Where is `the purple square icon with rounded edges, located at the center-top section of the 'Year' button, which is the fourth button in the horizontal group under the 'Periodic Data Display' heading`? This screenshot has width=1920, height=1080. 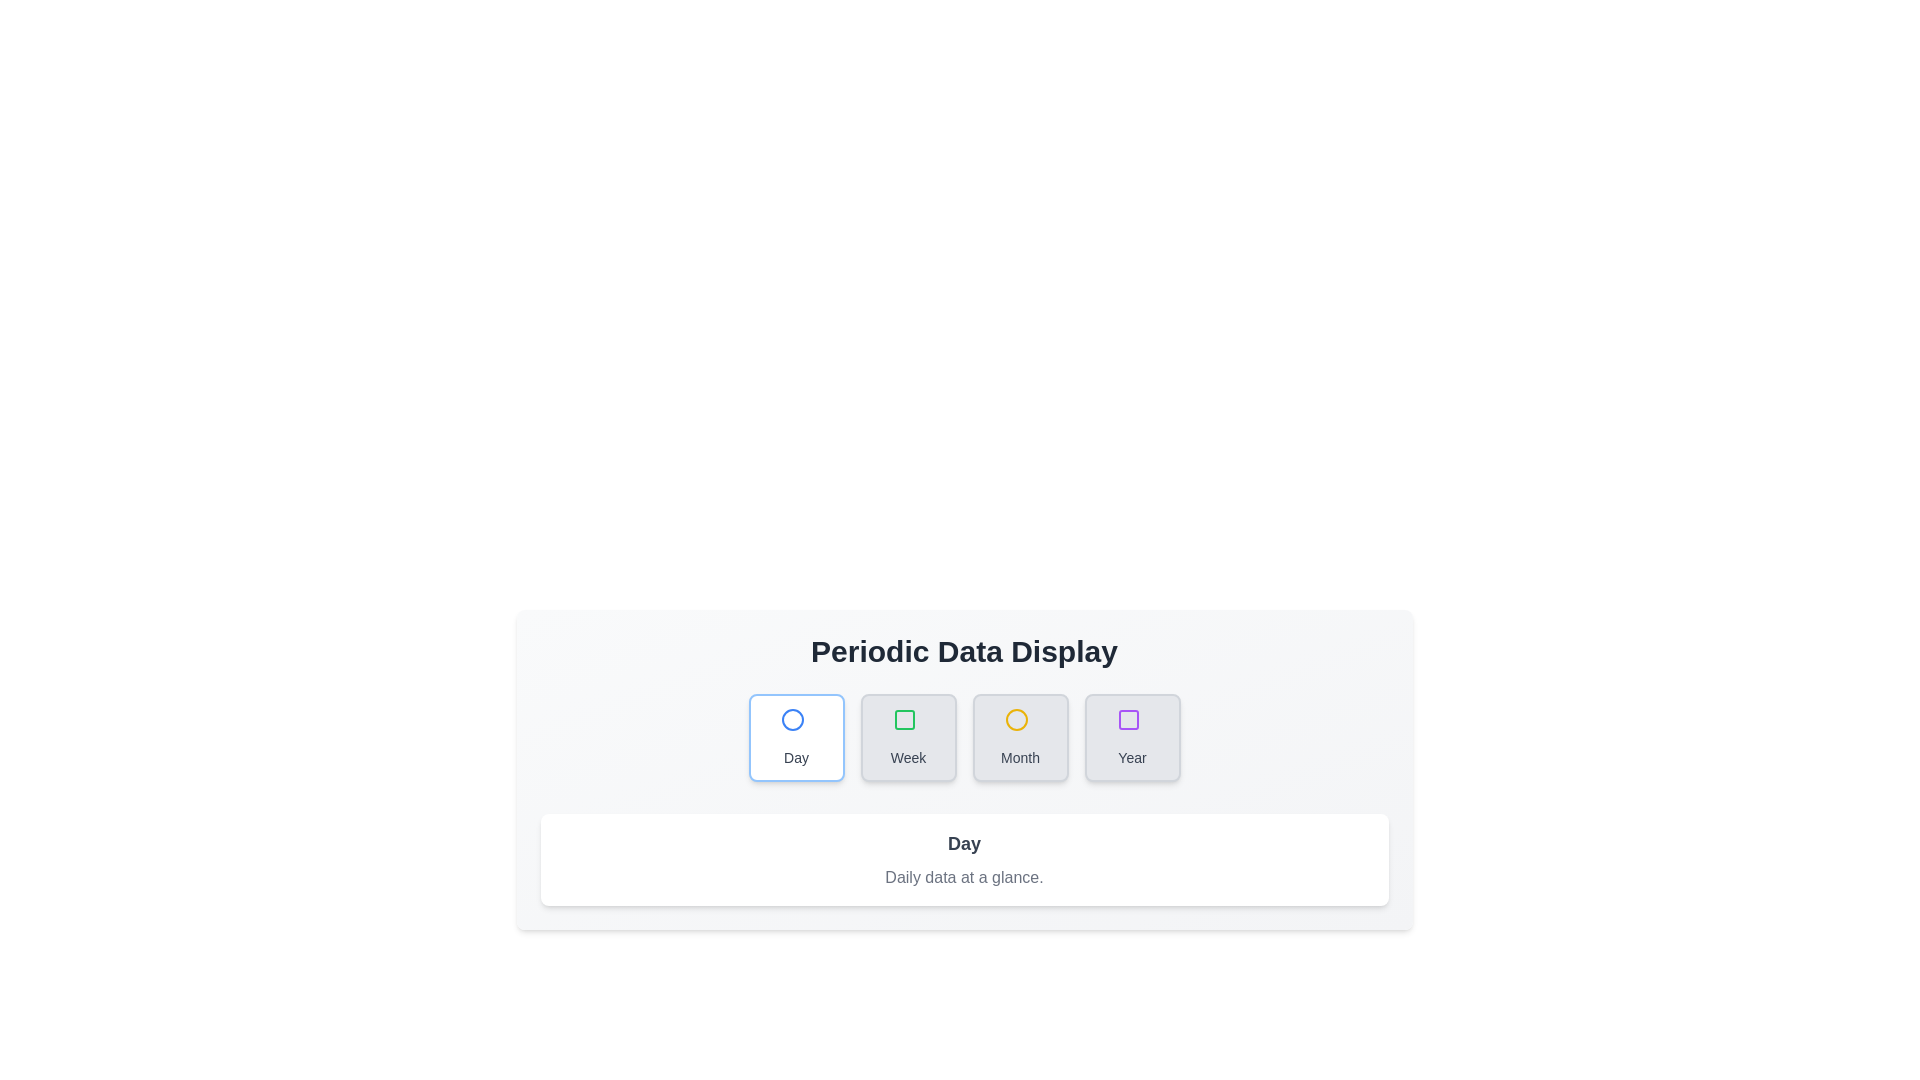 the purple square icon with rounded edges, located at the center-top section of the 'Year' button, which is the fourth button in the horizontal group under the 'Periodic Data Display' heading is located at coordinates (1132, 724).